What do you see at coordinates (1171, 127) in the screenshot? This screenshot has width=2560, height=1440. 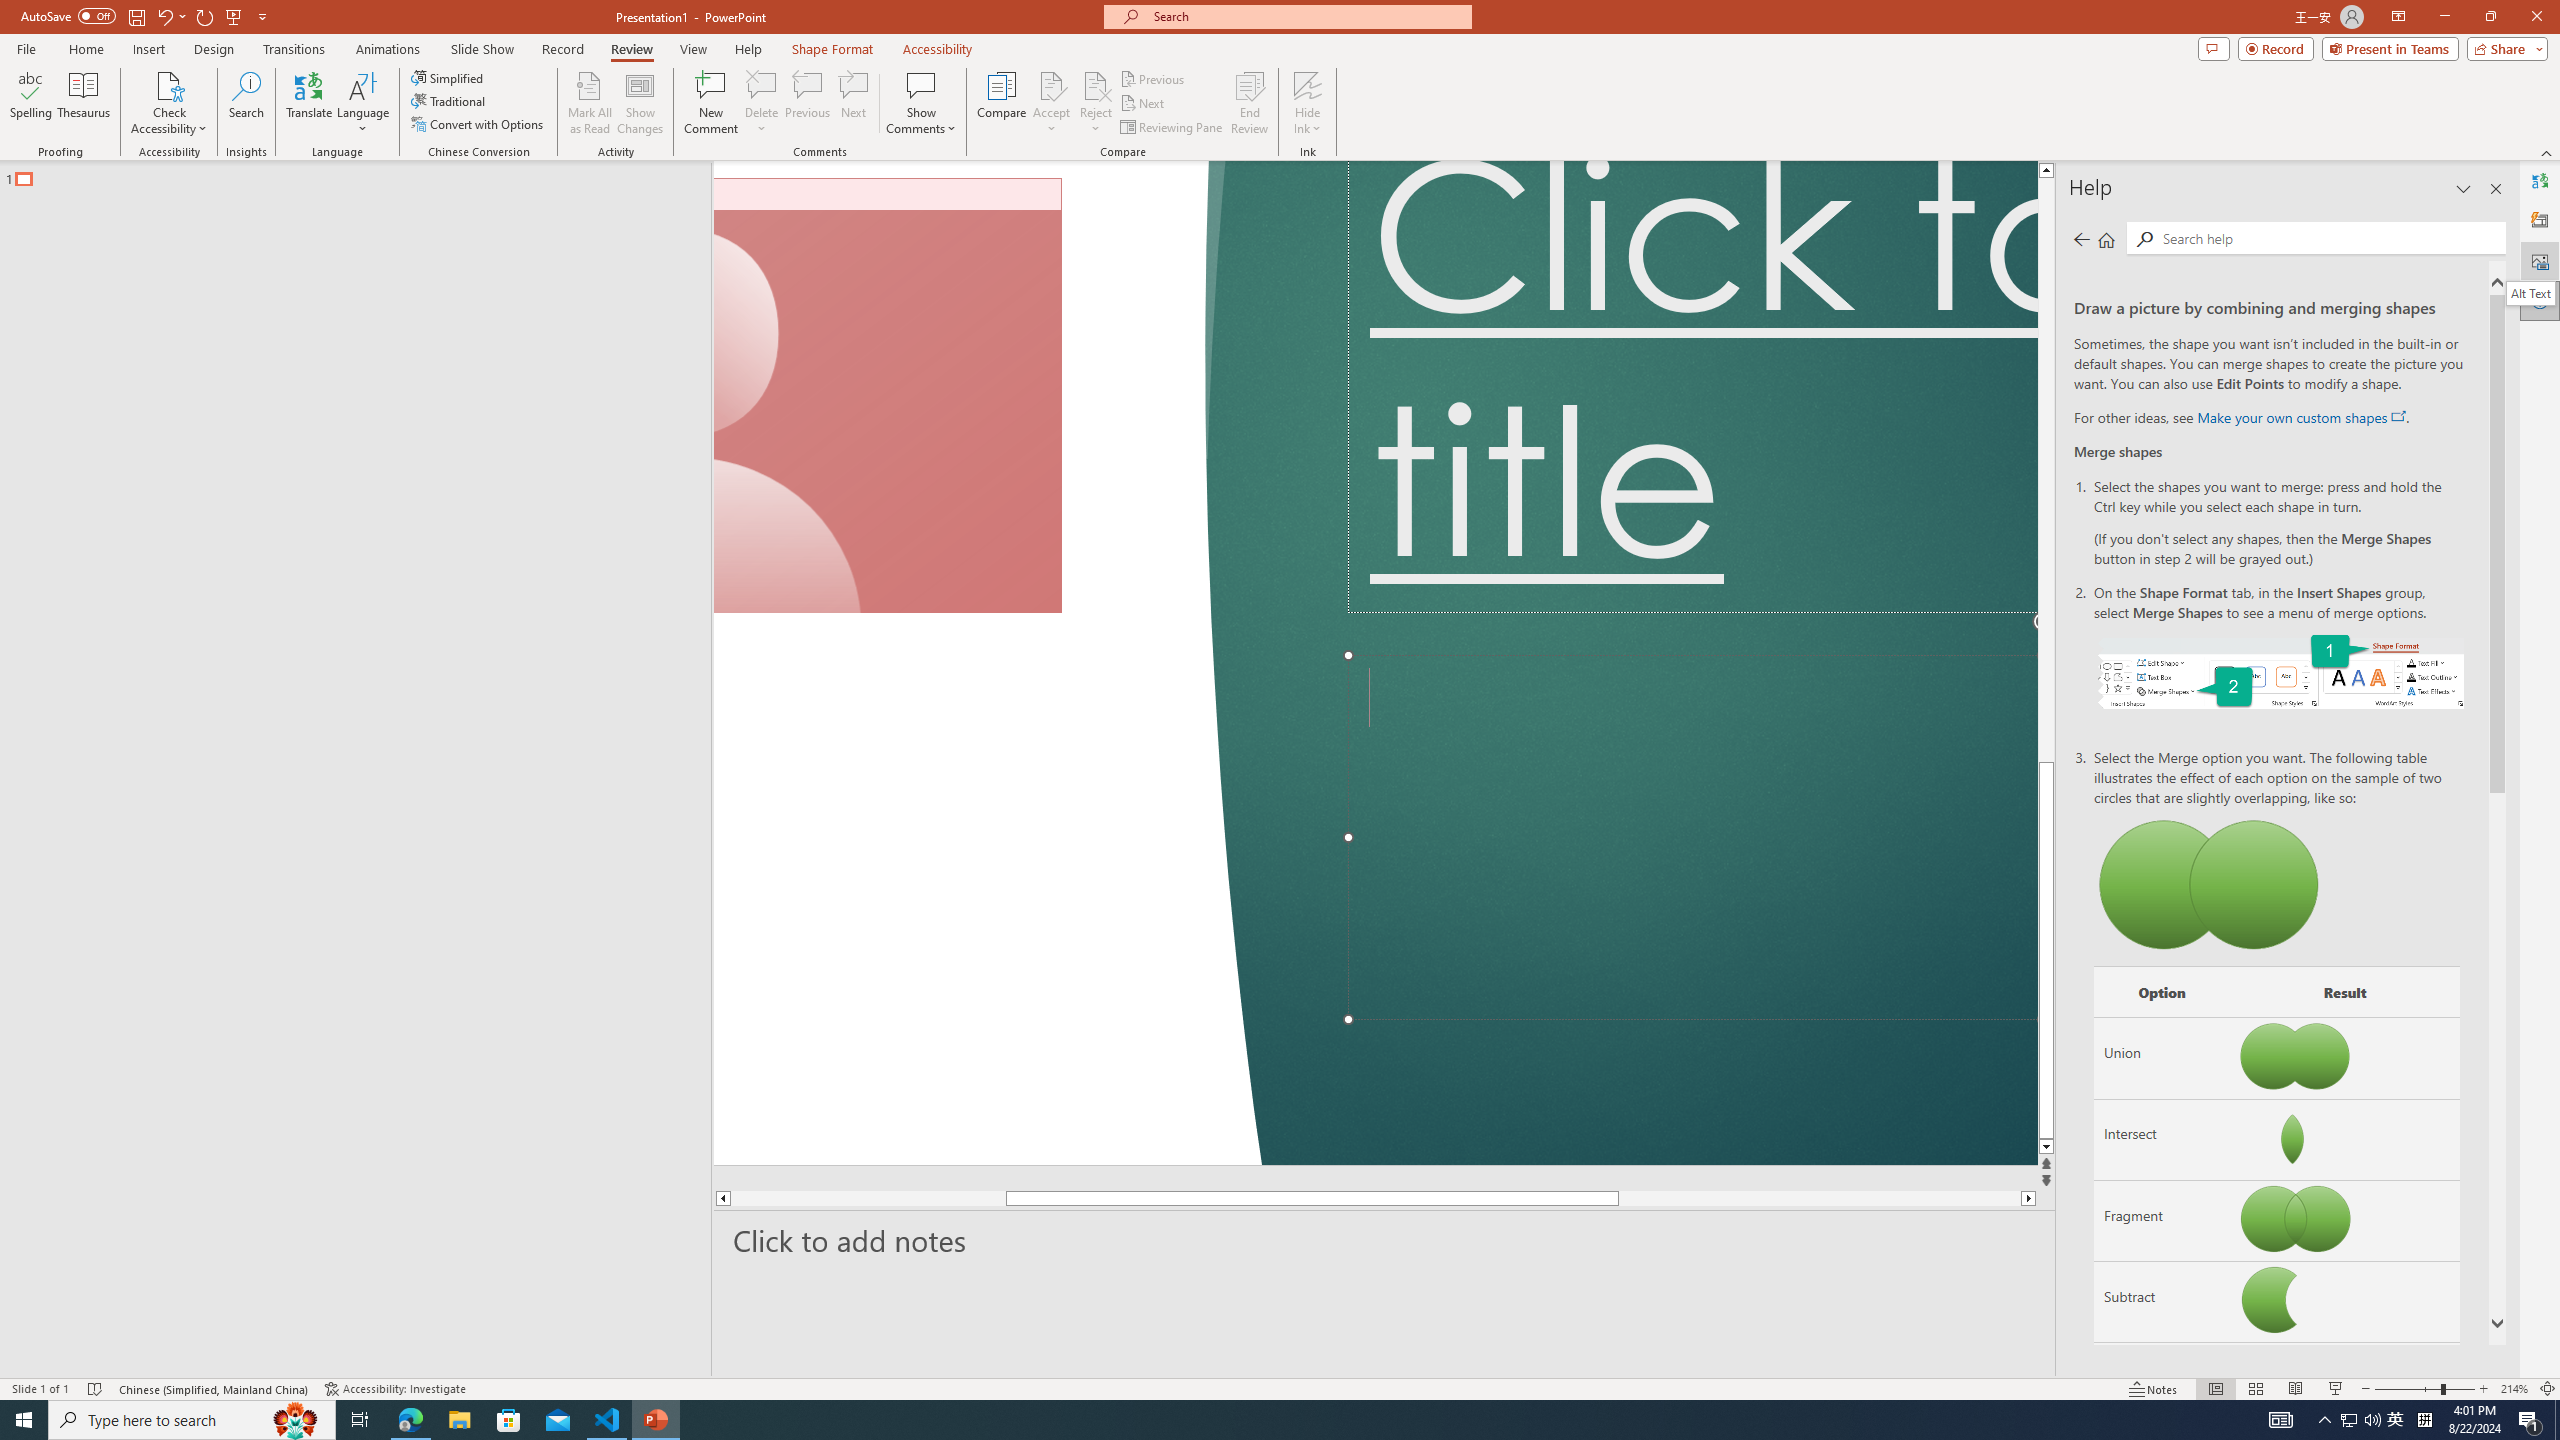 I see `'Reviewing Pane'` at bounding box center [1171, 127].